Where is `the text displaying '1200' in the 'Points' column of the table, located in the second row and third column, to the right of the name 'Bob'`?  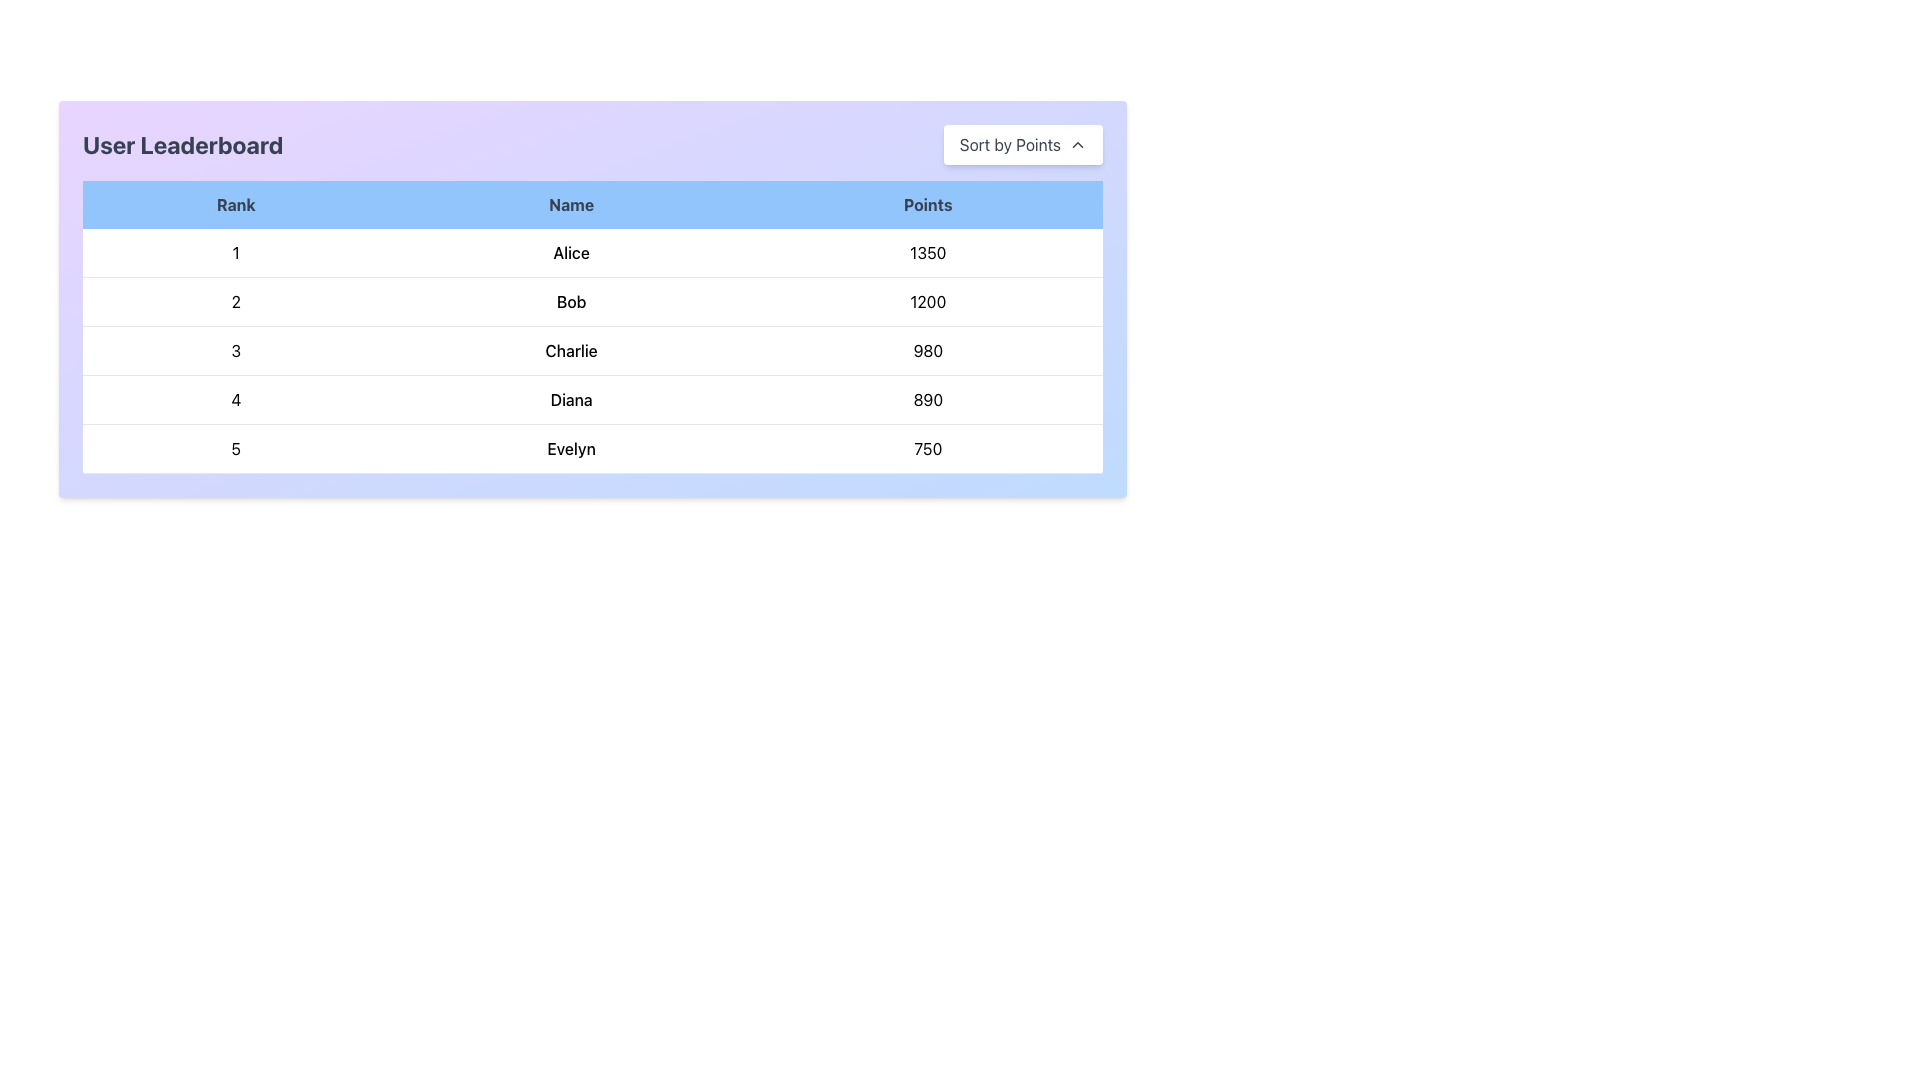
the text displaying '1200' in the 'Points' column of the table, located in the second row and third column, to the right of the name 'Bob' is located at coordinates (927, 301).